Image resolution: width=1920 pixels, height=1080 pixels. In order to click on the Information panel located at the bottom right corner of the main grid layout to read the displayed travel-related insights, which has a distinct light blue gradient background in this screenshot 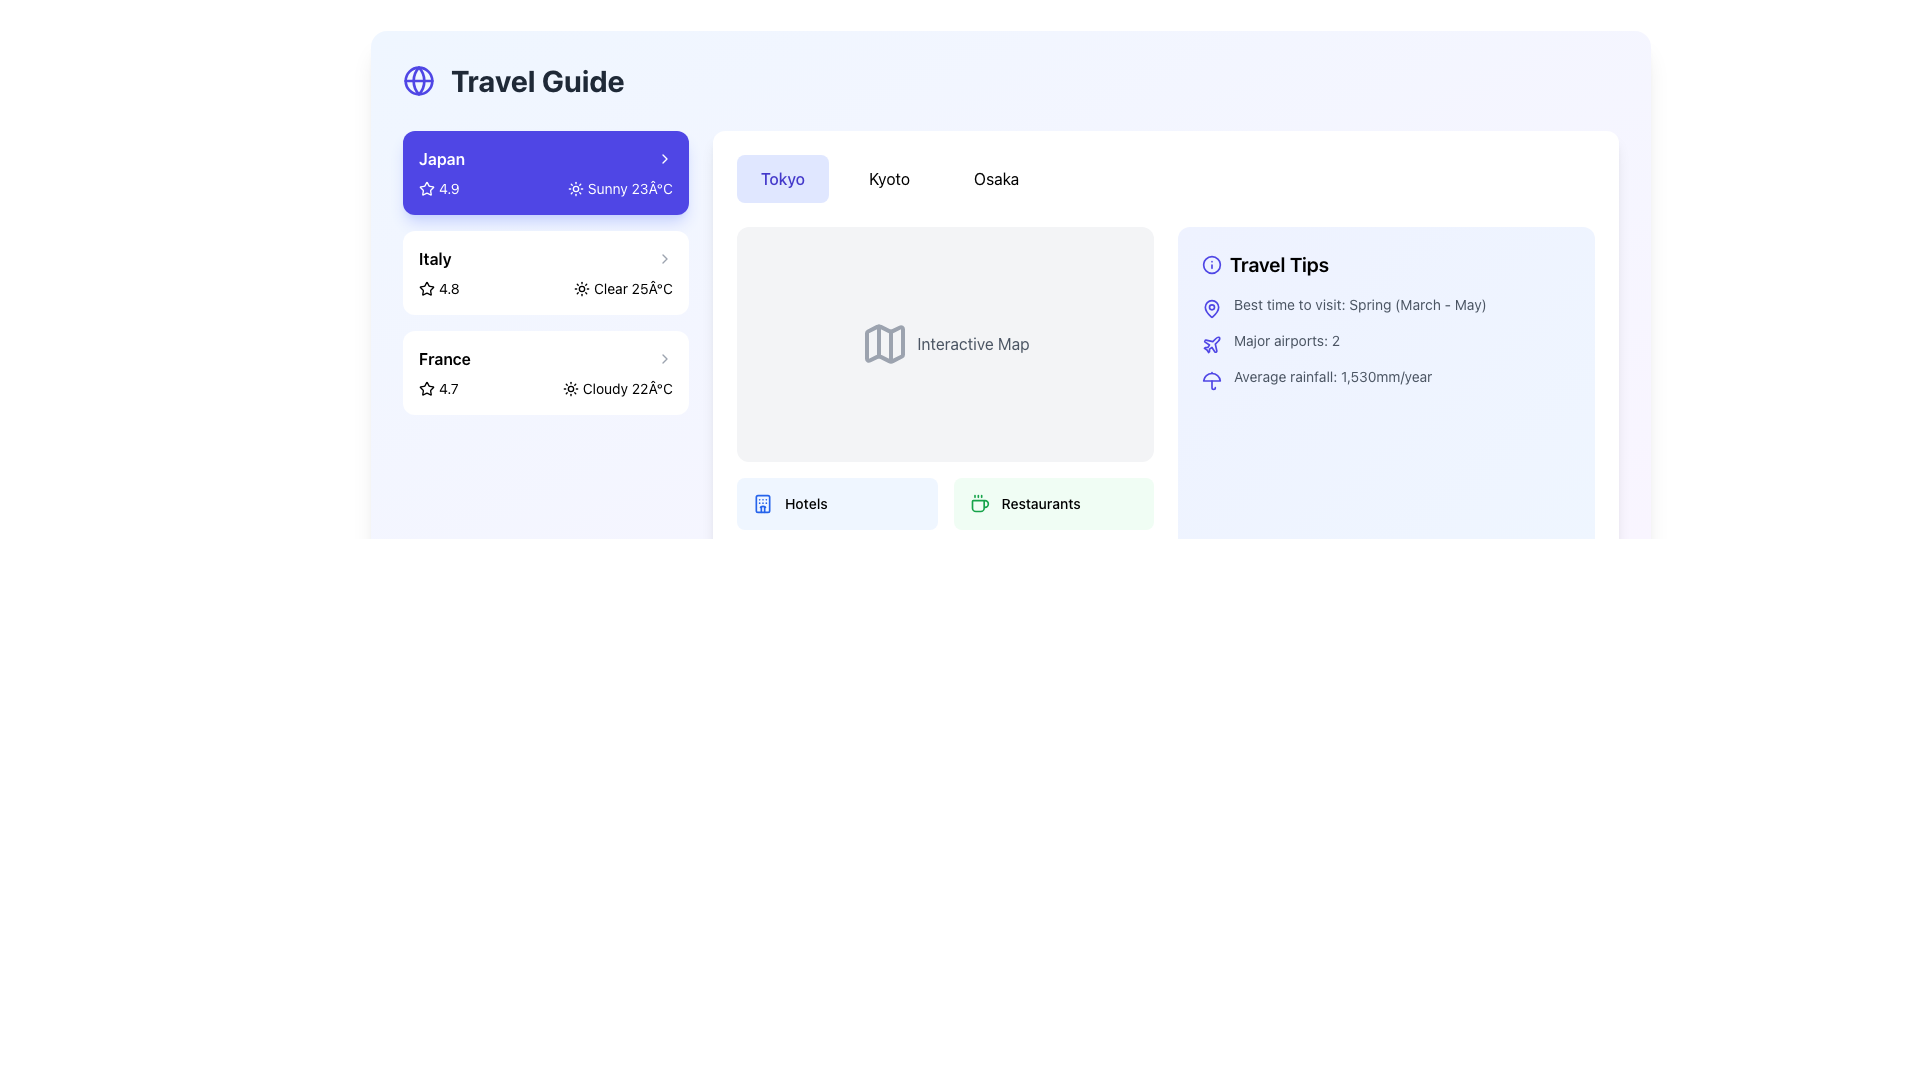, I will do `click(1385, 411)`.